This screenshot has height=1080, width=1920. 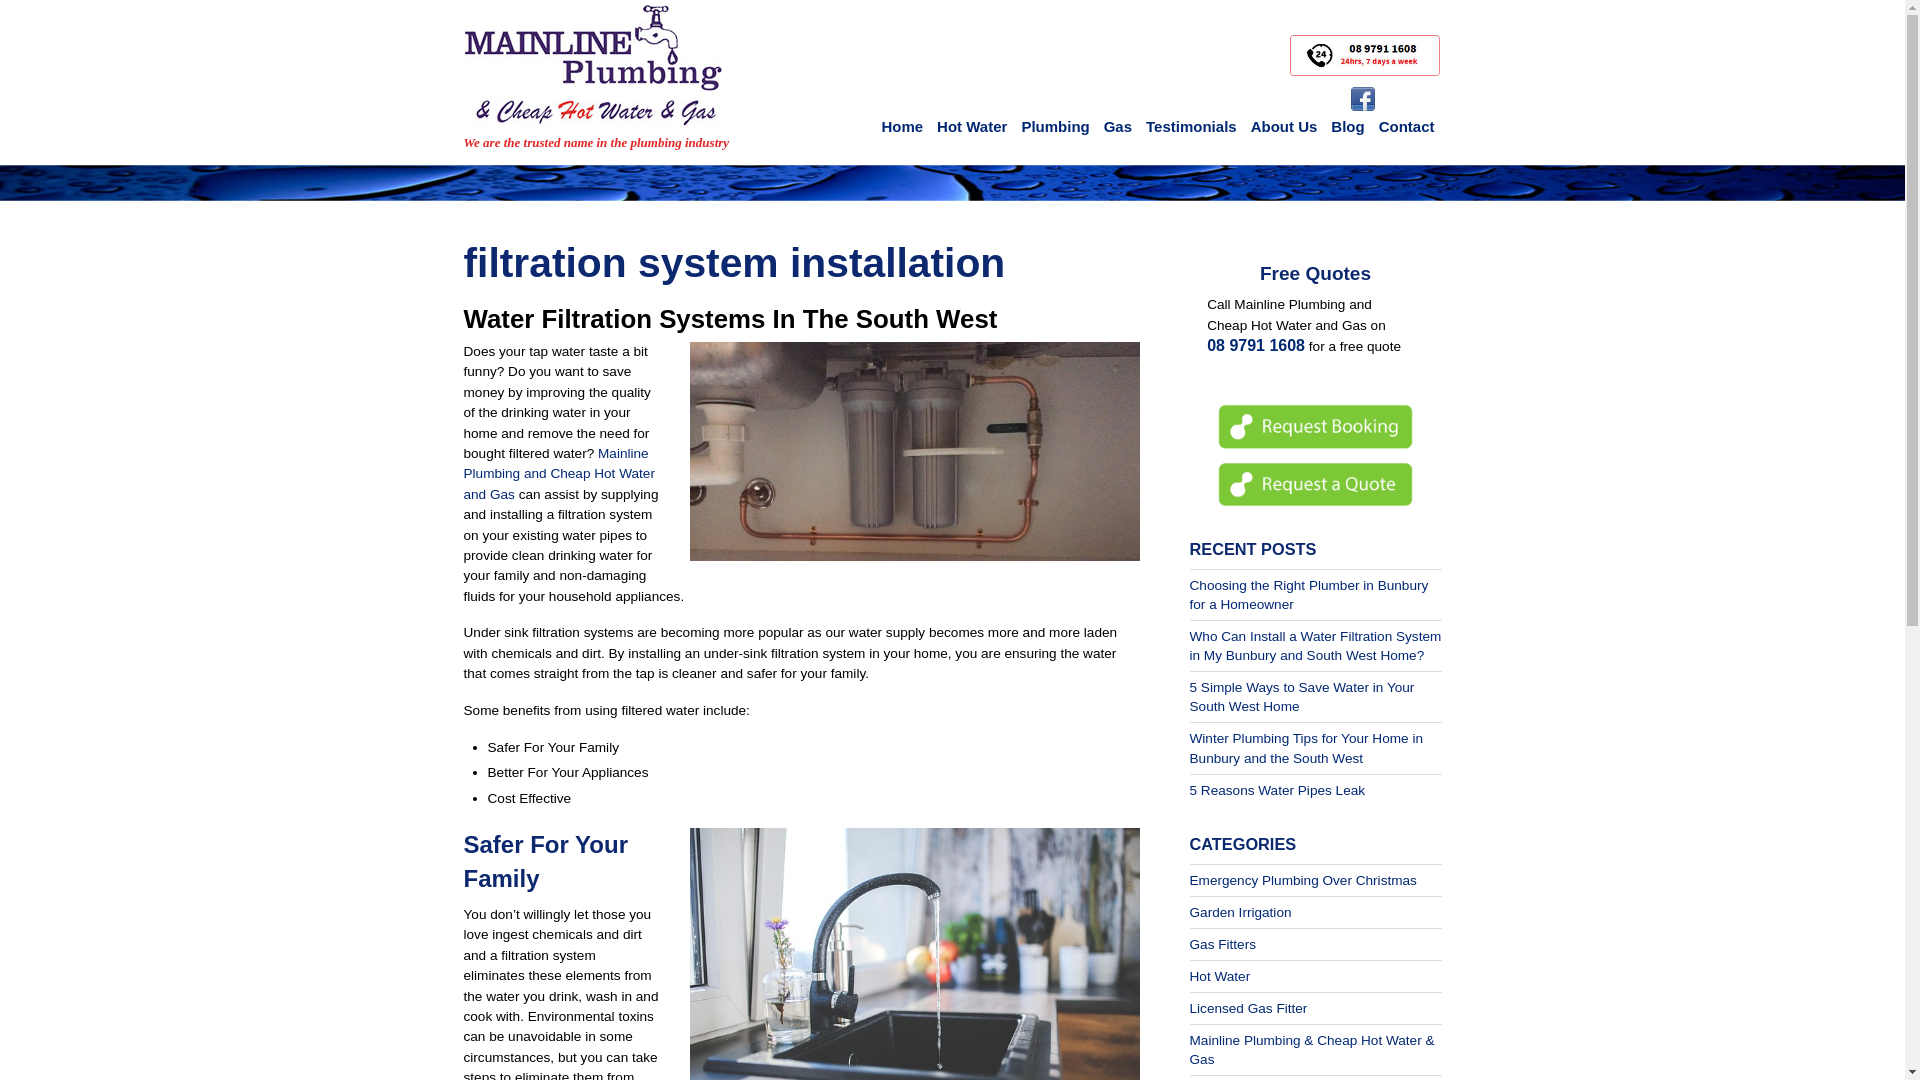 I want to click on 'Choosing the Right Plumber in Bunbury for a Homeowner', so click(x=1190, y=593).